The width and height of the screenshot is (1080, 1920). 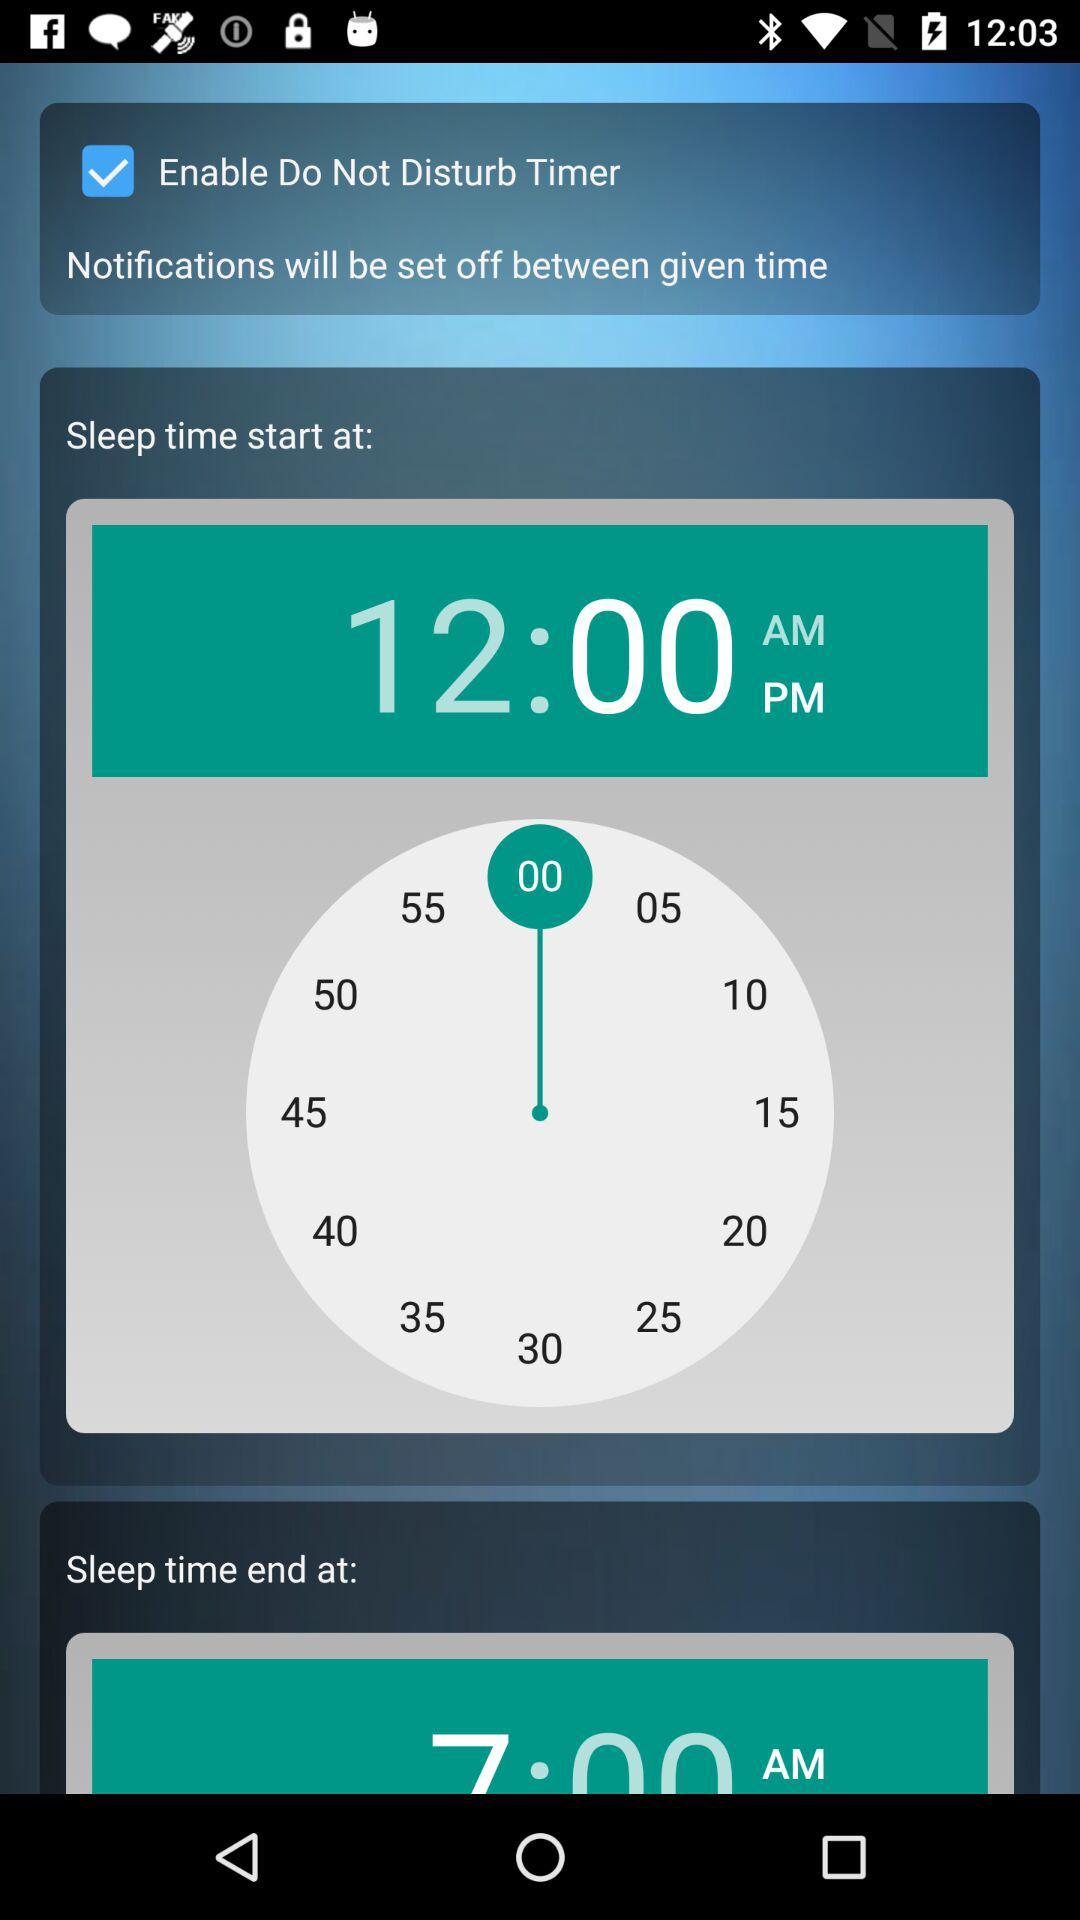 I want to click on 7, so click(x=425, y=1736).